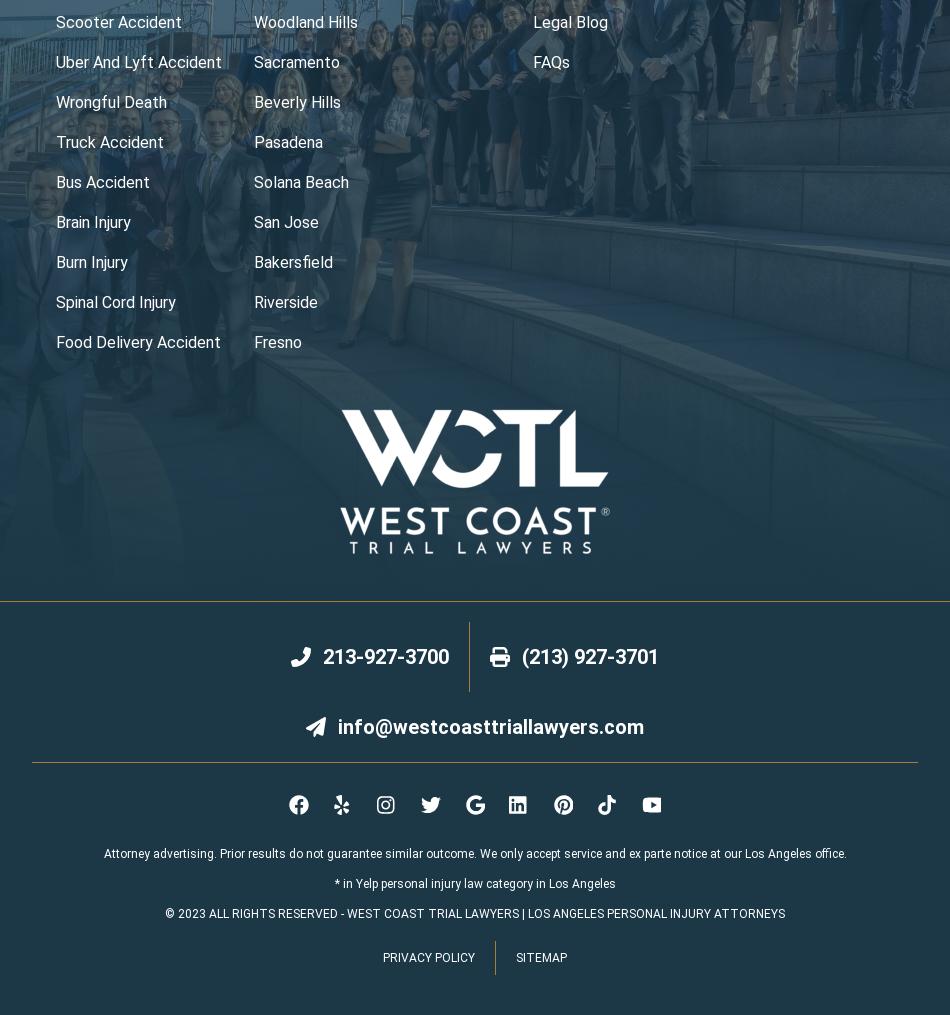  I want to click on 'Riverside', so click(253, 301).